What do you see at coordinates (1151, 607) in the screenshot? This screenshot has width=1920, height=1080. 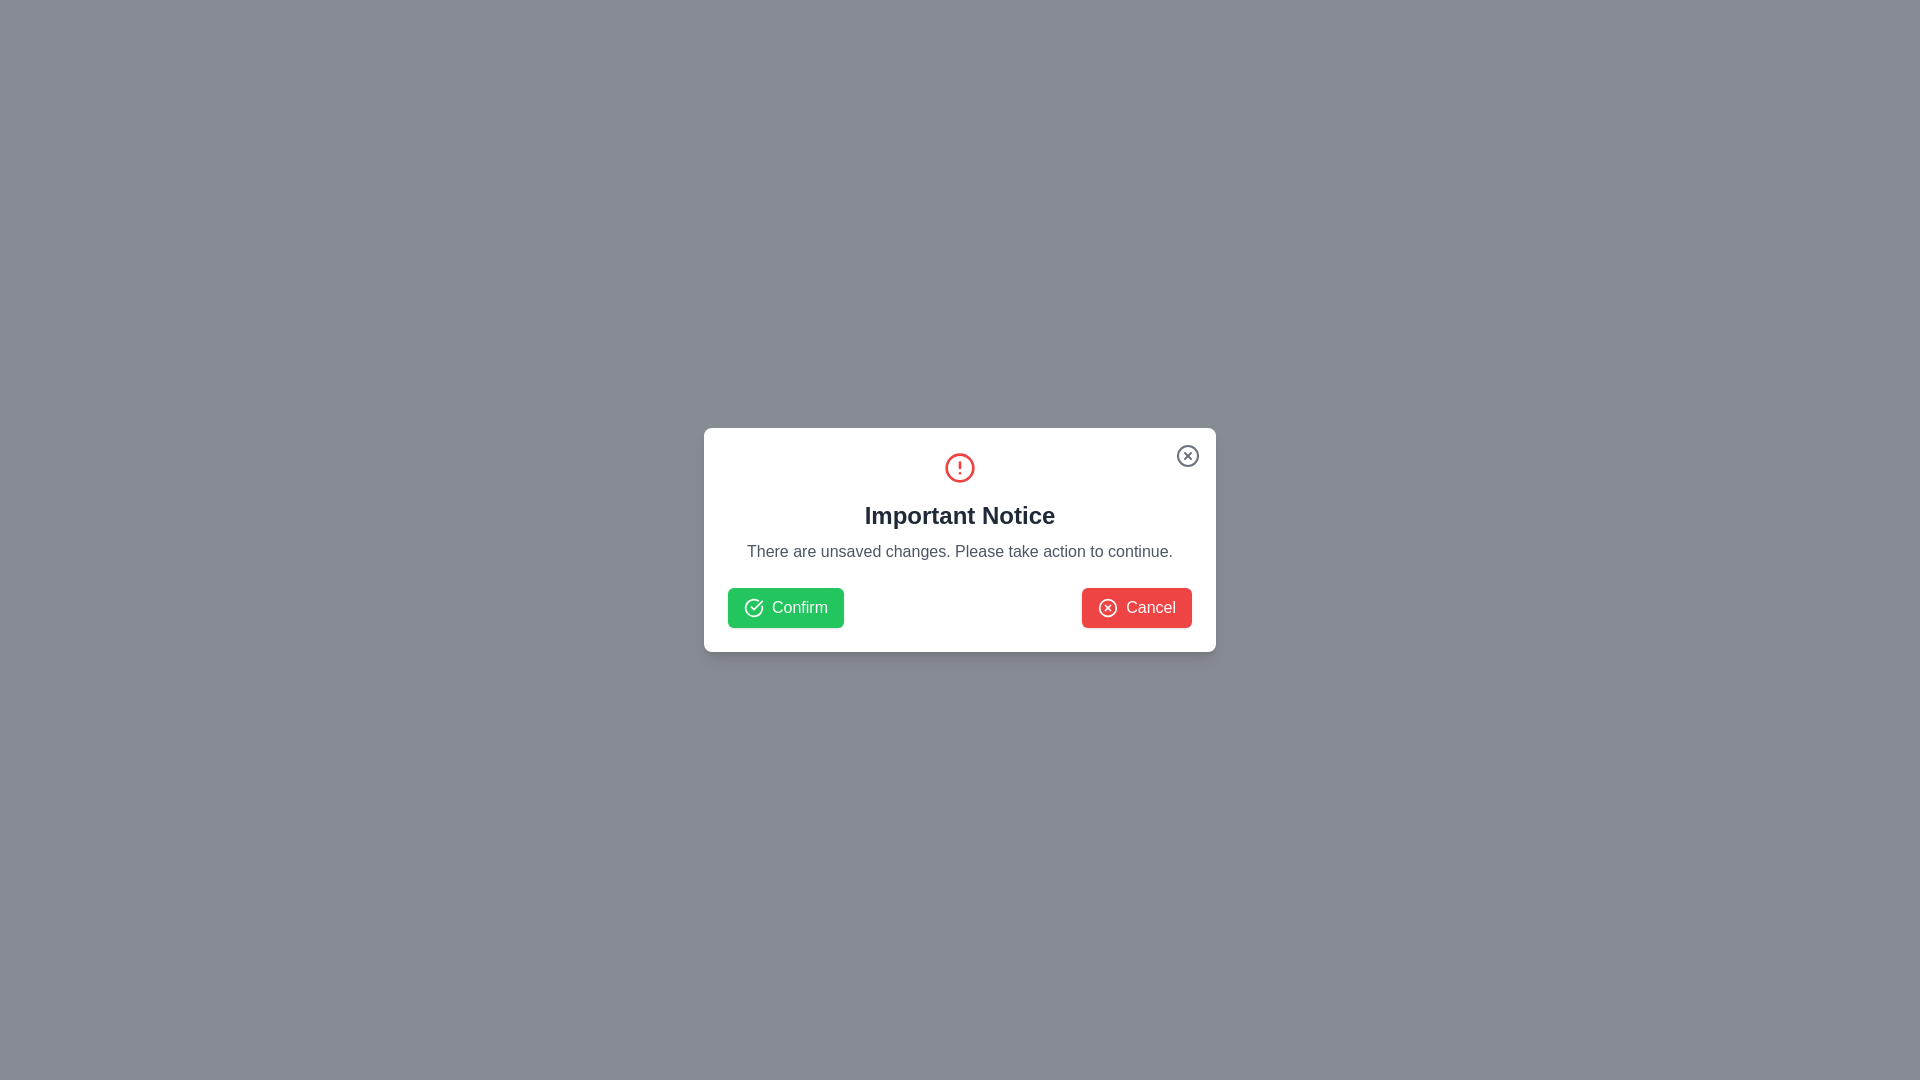 I see `the static text label on the red cancellation button located at the bottom-right of the modal dialog` at bounding box center [1151, 607].